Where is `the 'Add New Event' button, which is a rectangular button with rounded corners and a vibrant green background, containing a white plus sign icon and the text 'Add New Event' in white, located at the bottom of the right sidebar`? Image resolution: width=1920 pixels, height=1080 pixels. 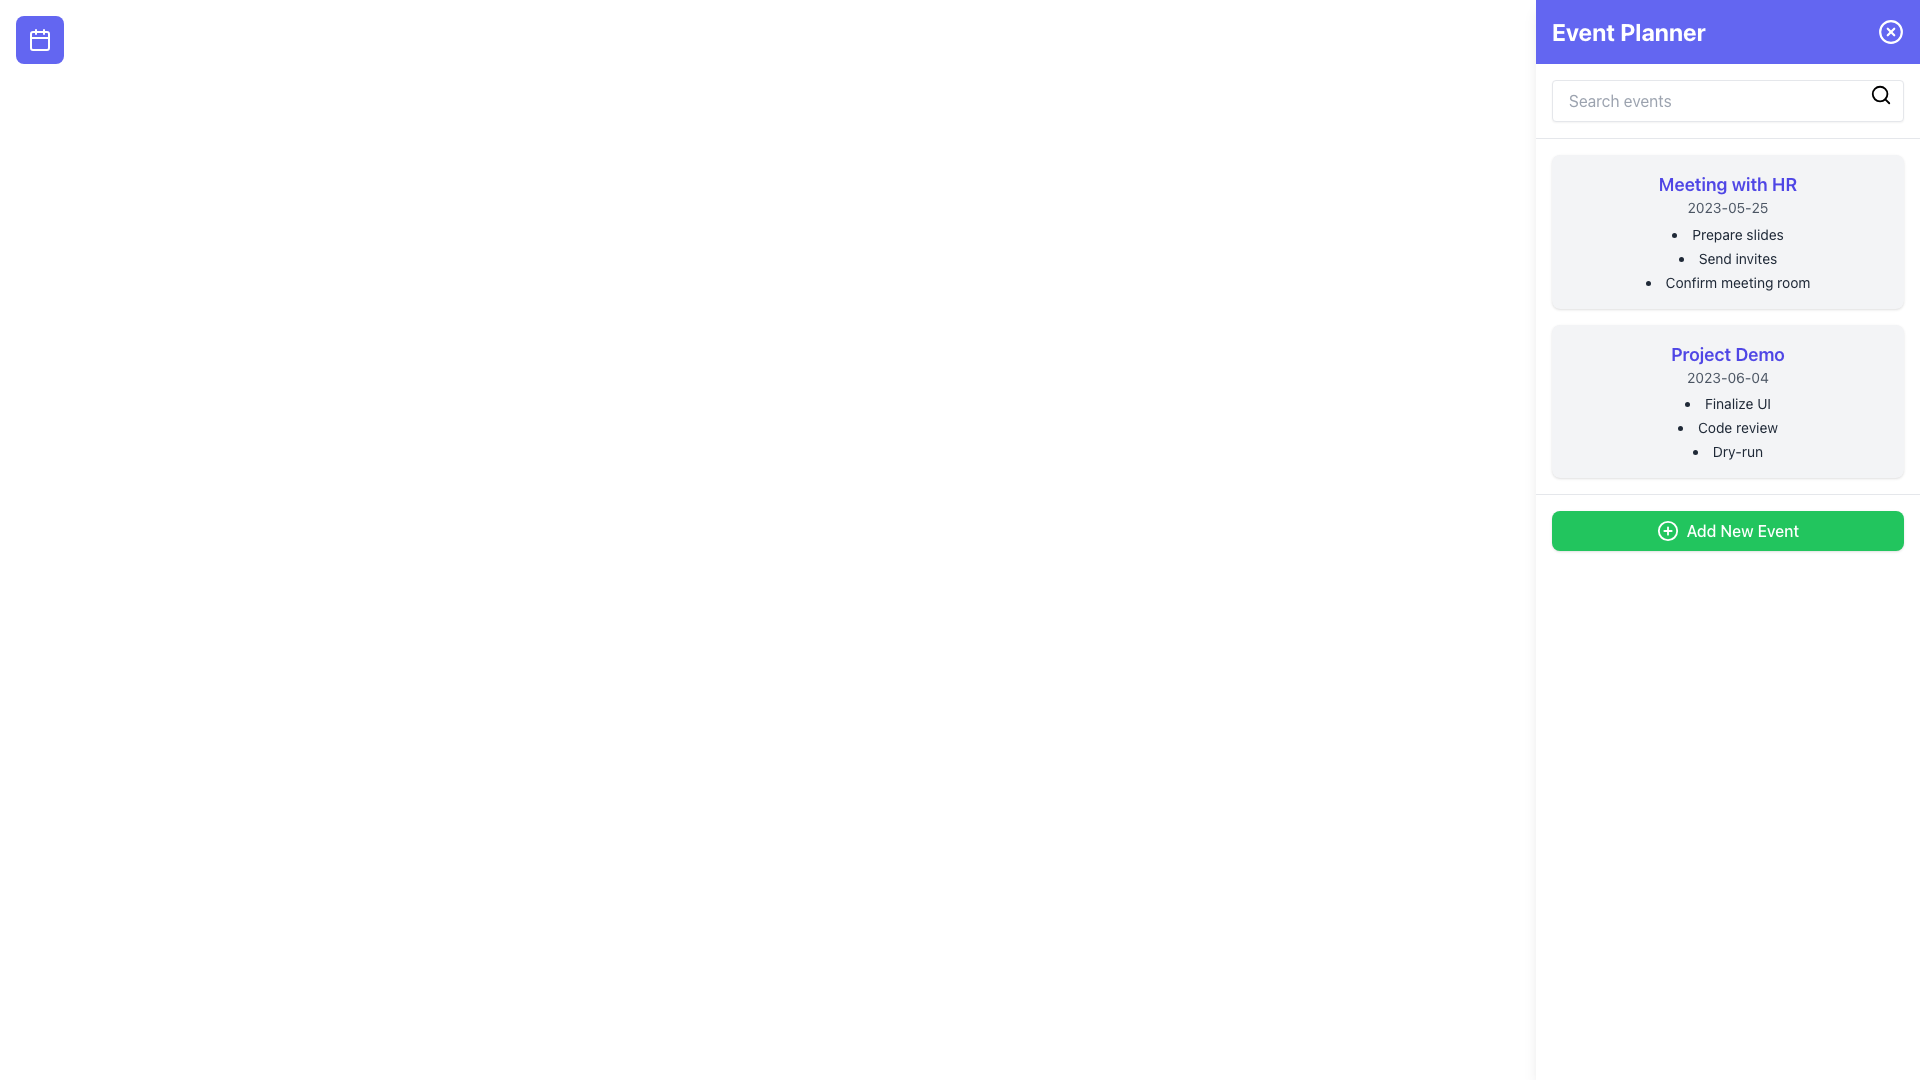 the 'Add New Event' button, which is a rectangular button with rounded corners and a vibrant green background, containing a white plus sign icon and the text 'Add New Event' in white, located at the bottom of the right sidebar is located at coordinates (1727, 530).